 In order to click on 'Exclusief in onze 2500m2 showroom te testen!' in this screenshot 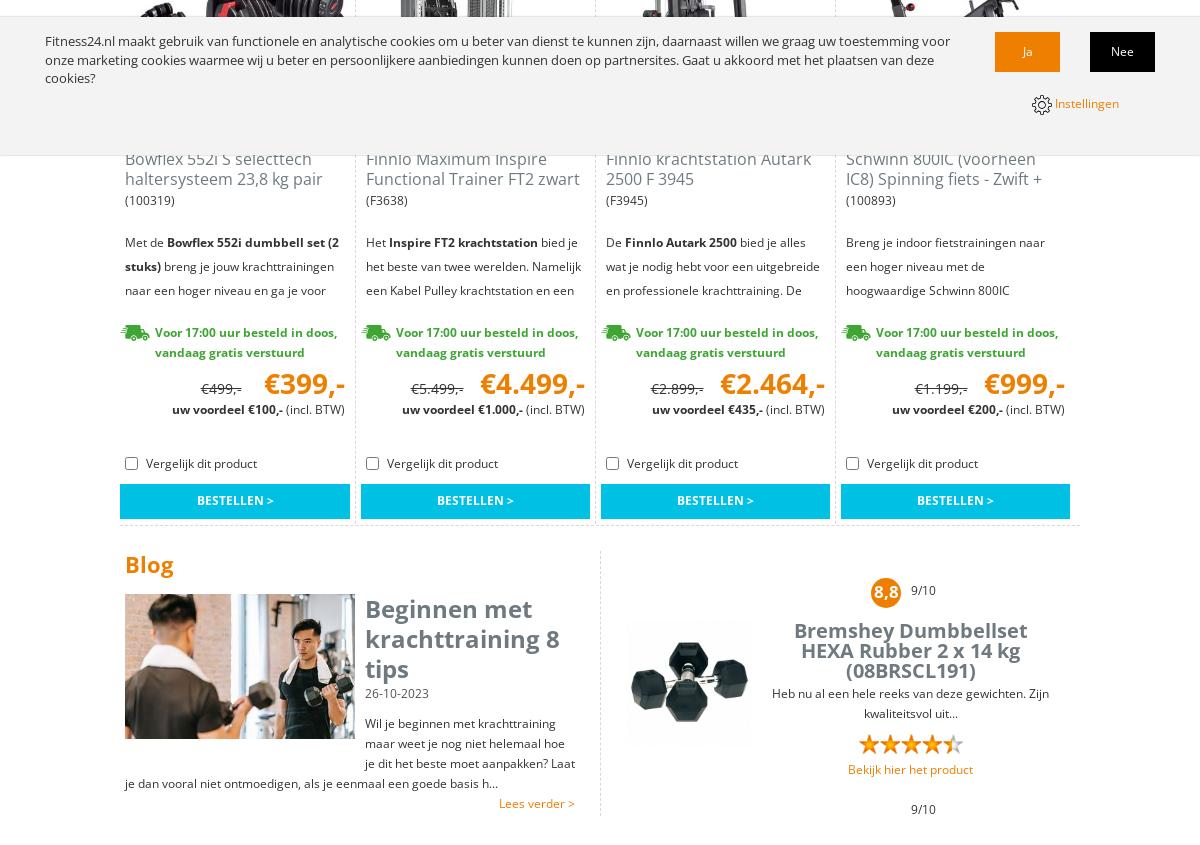, I will do `click(954, 517)`.